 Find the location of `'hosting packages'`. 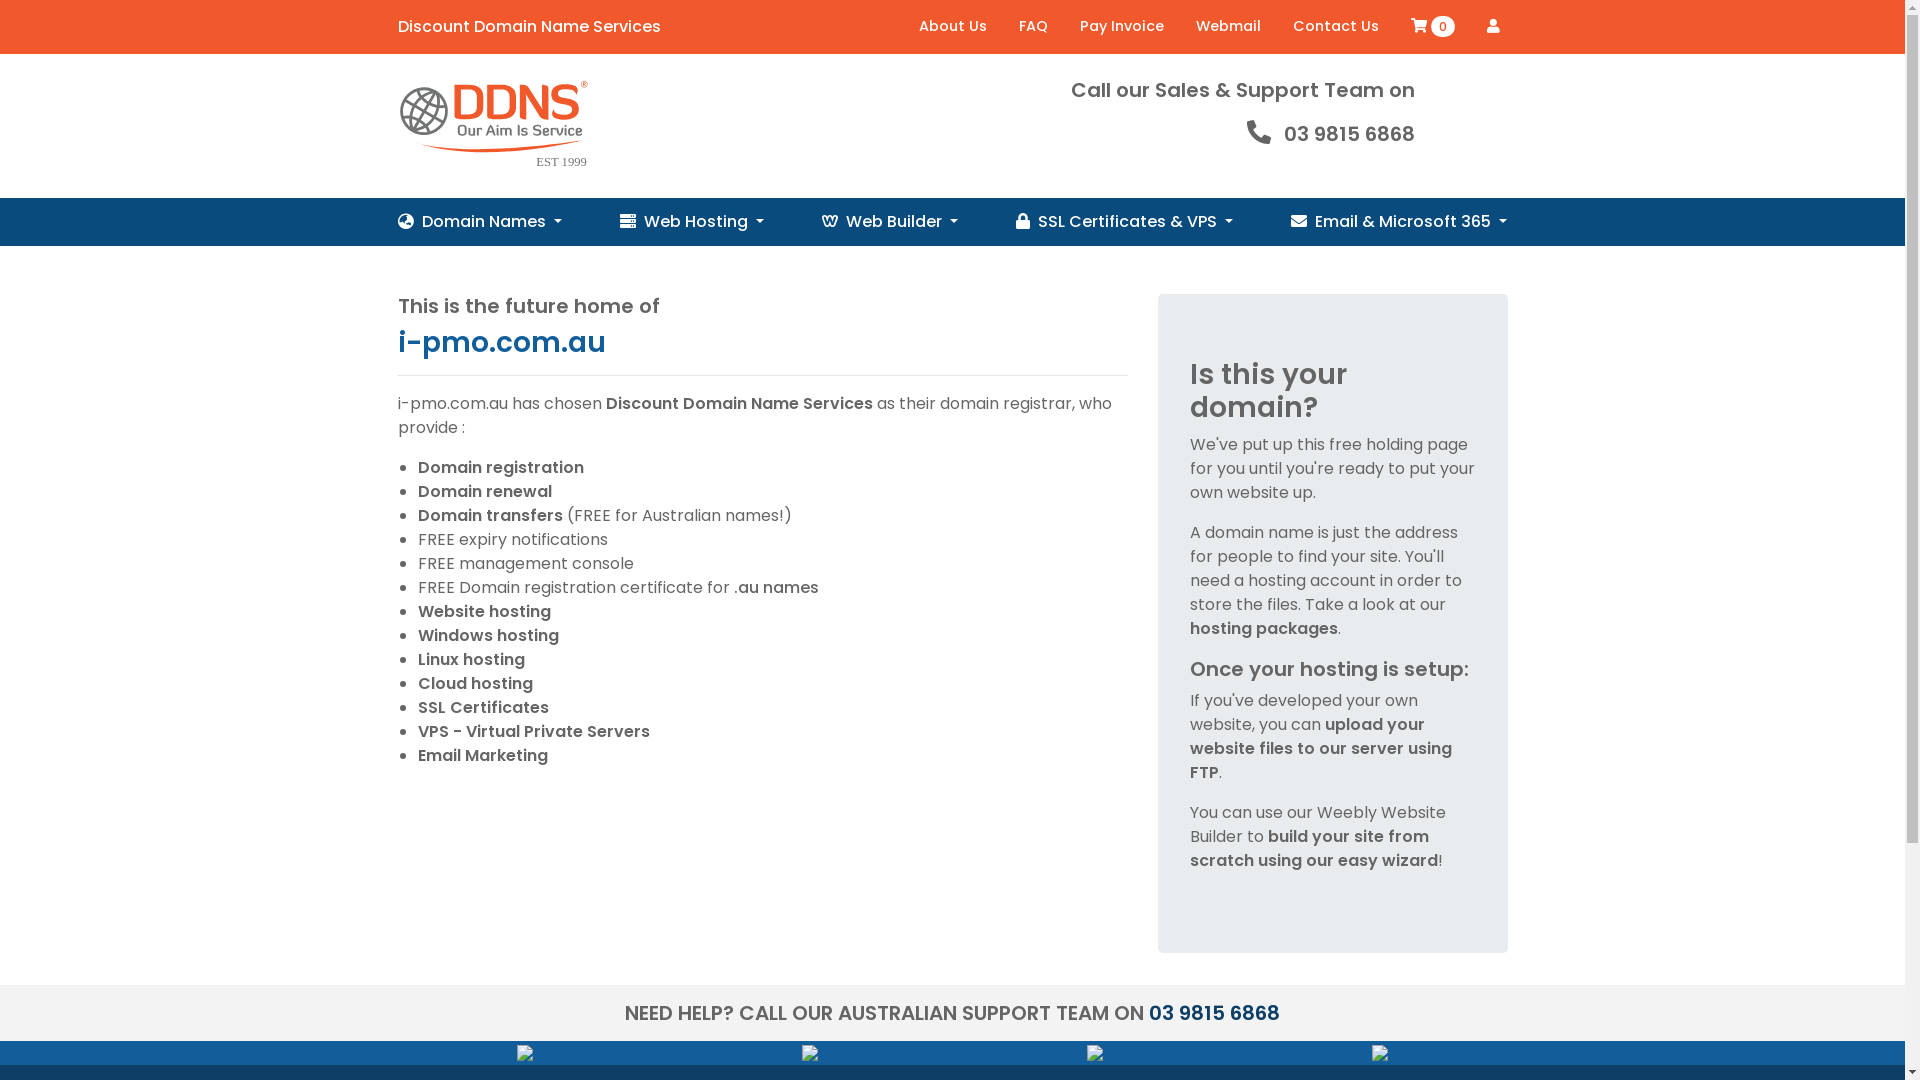

'hosting packages' is located at coordinates (1262, 627).